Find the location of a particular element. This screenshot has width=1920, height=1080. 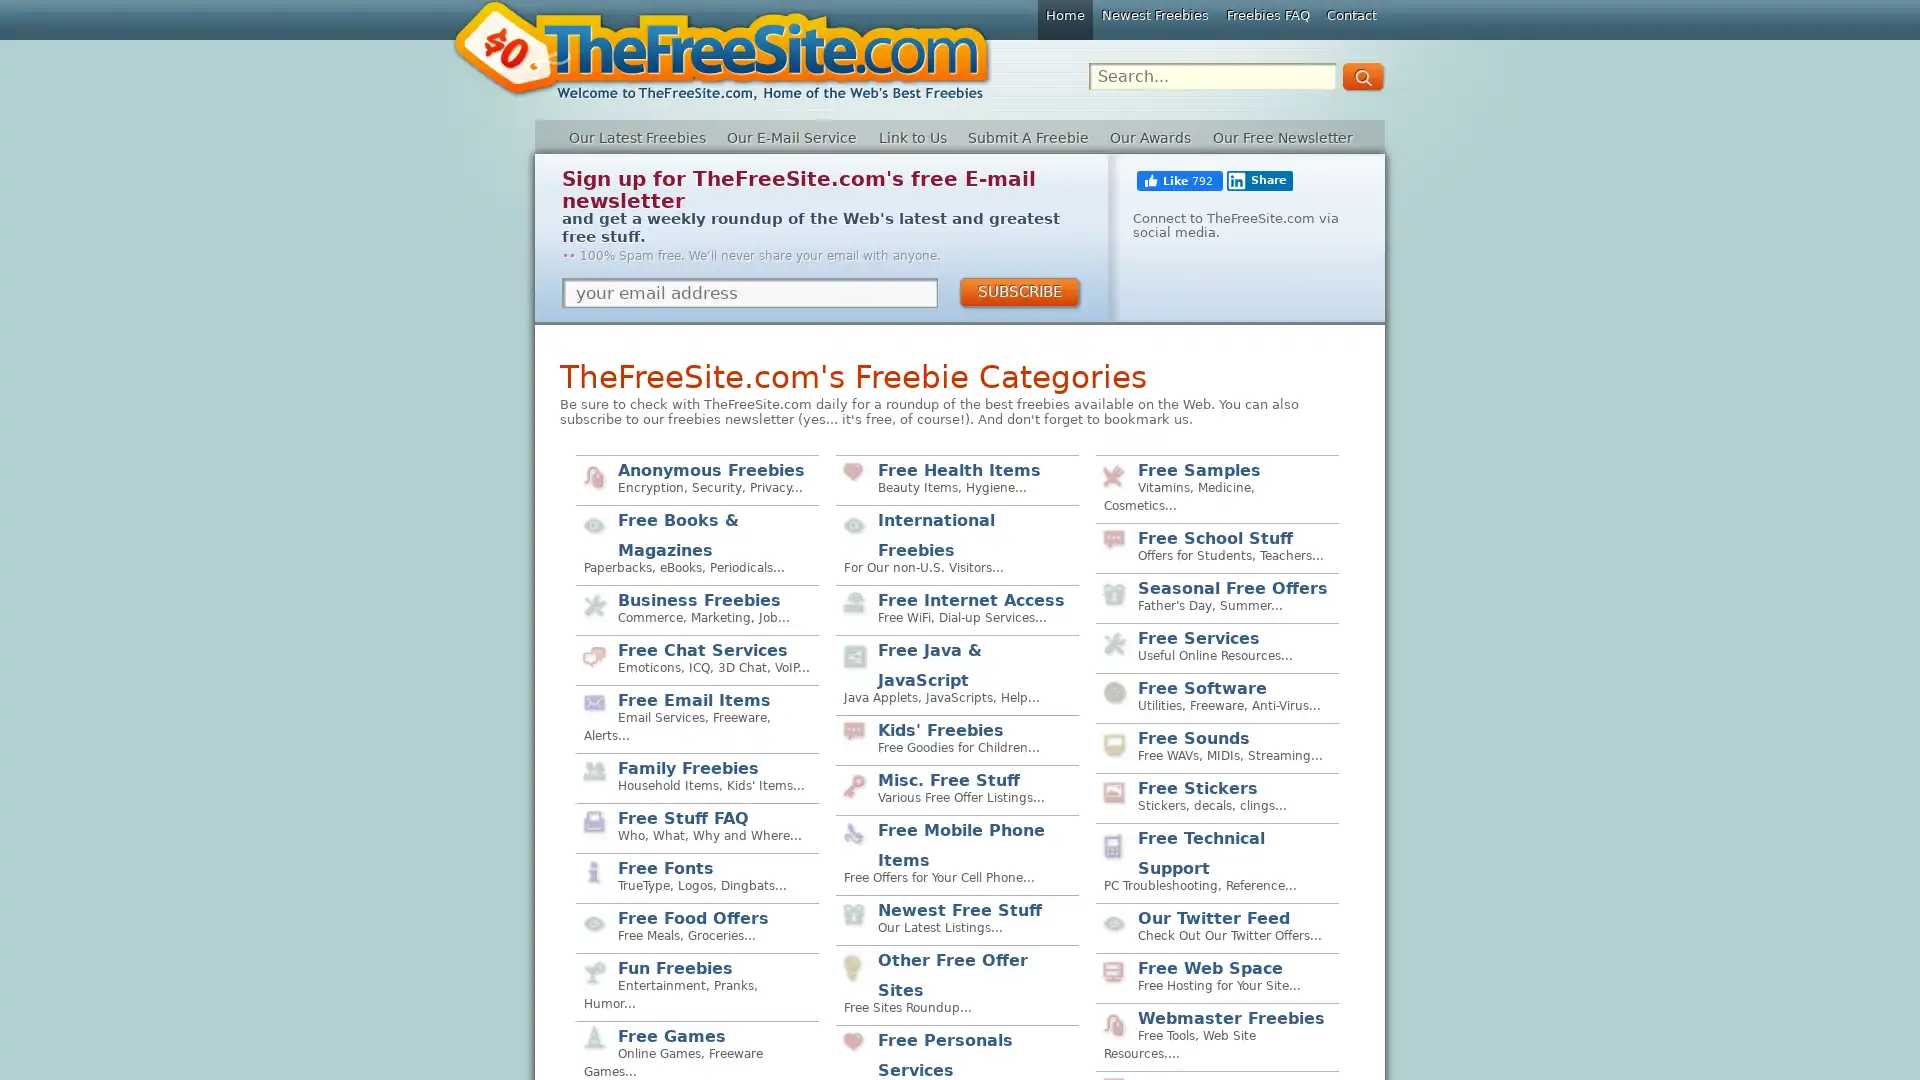

GO is located at coordinates (1362, 75).